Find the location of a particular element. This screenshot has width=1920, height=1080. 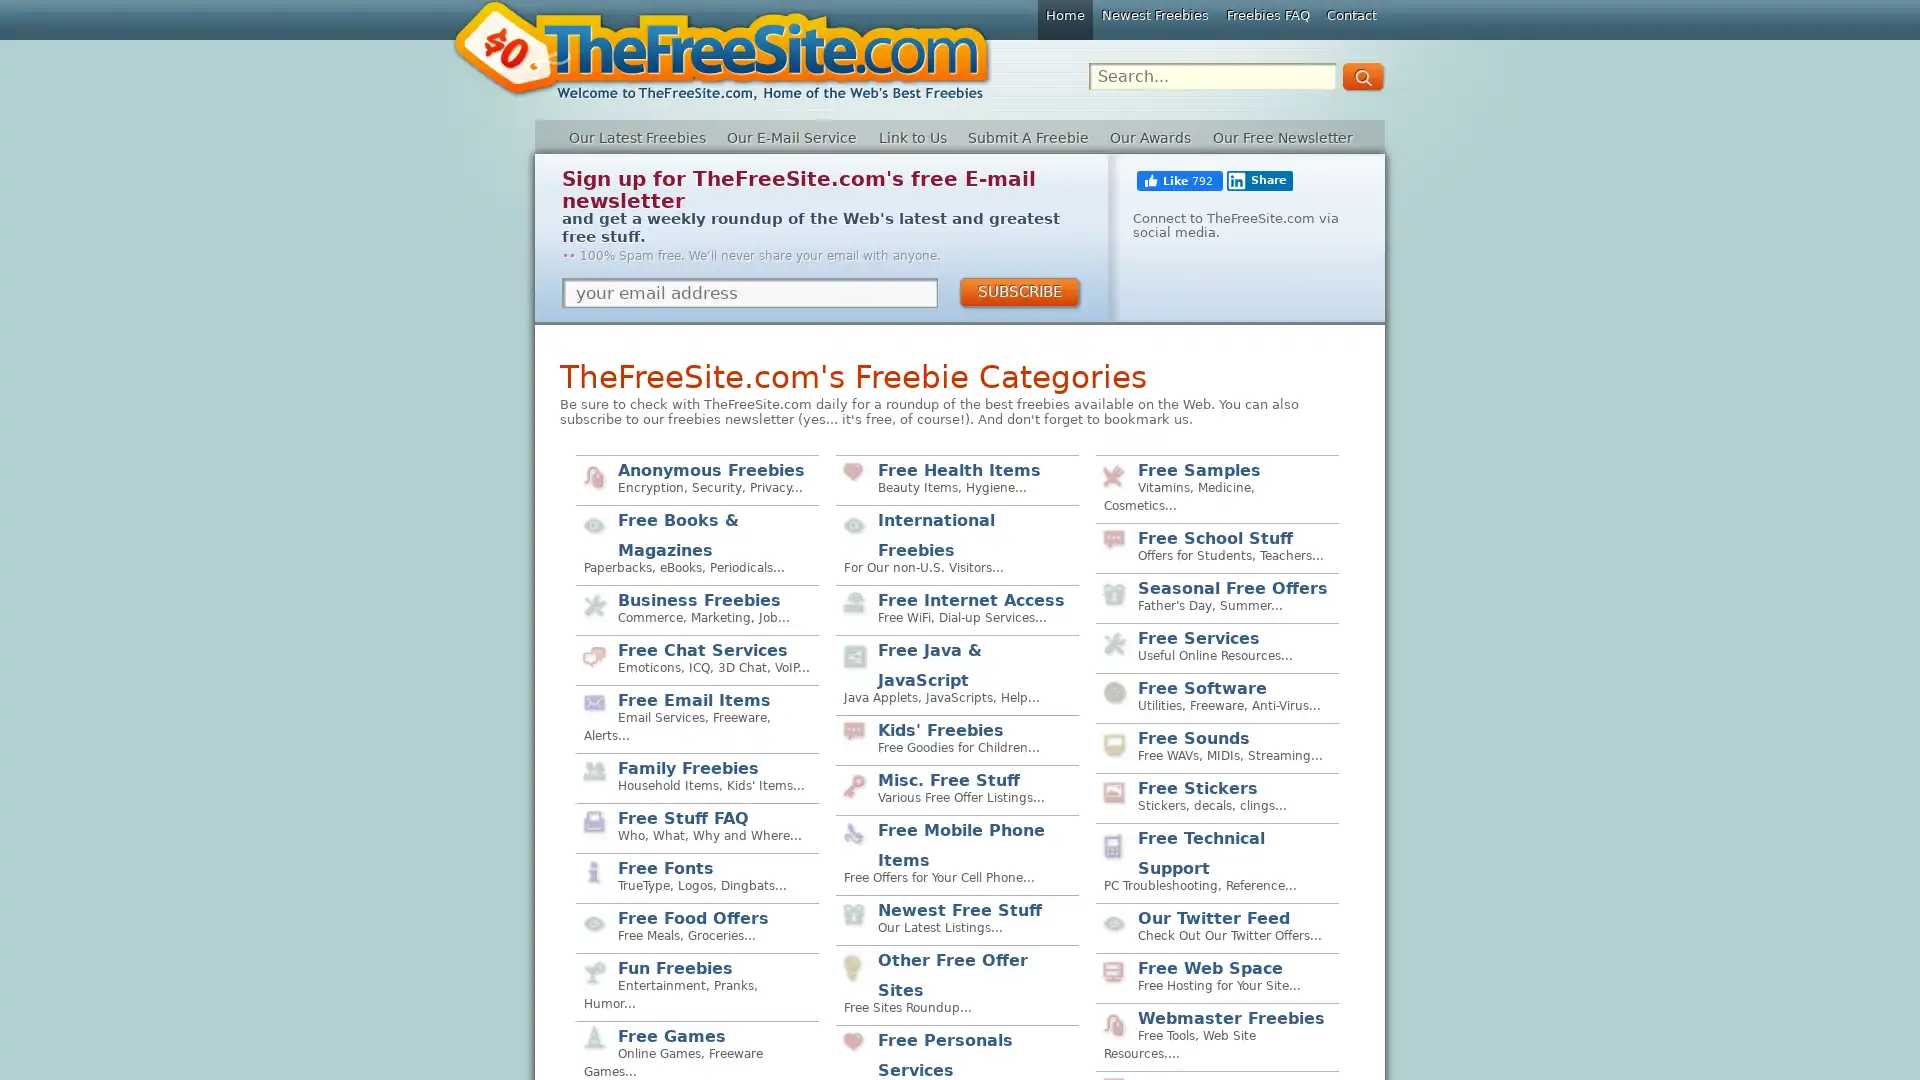

GO is located at coordinates (1362, 75).